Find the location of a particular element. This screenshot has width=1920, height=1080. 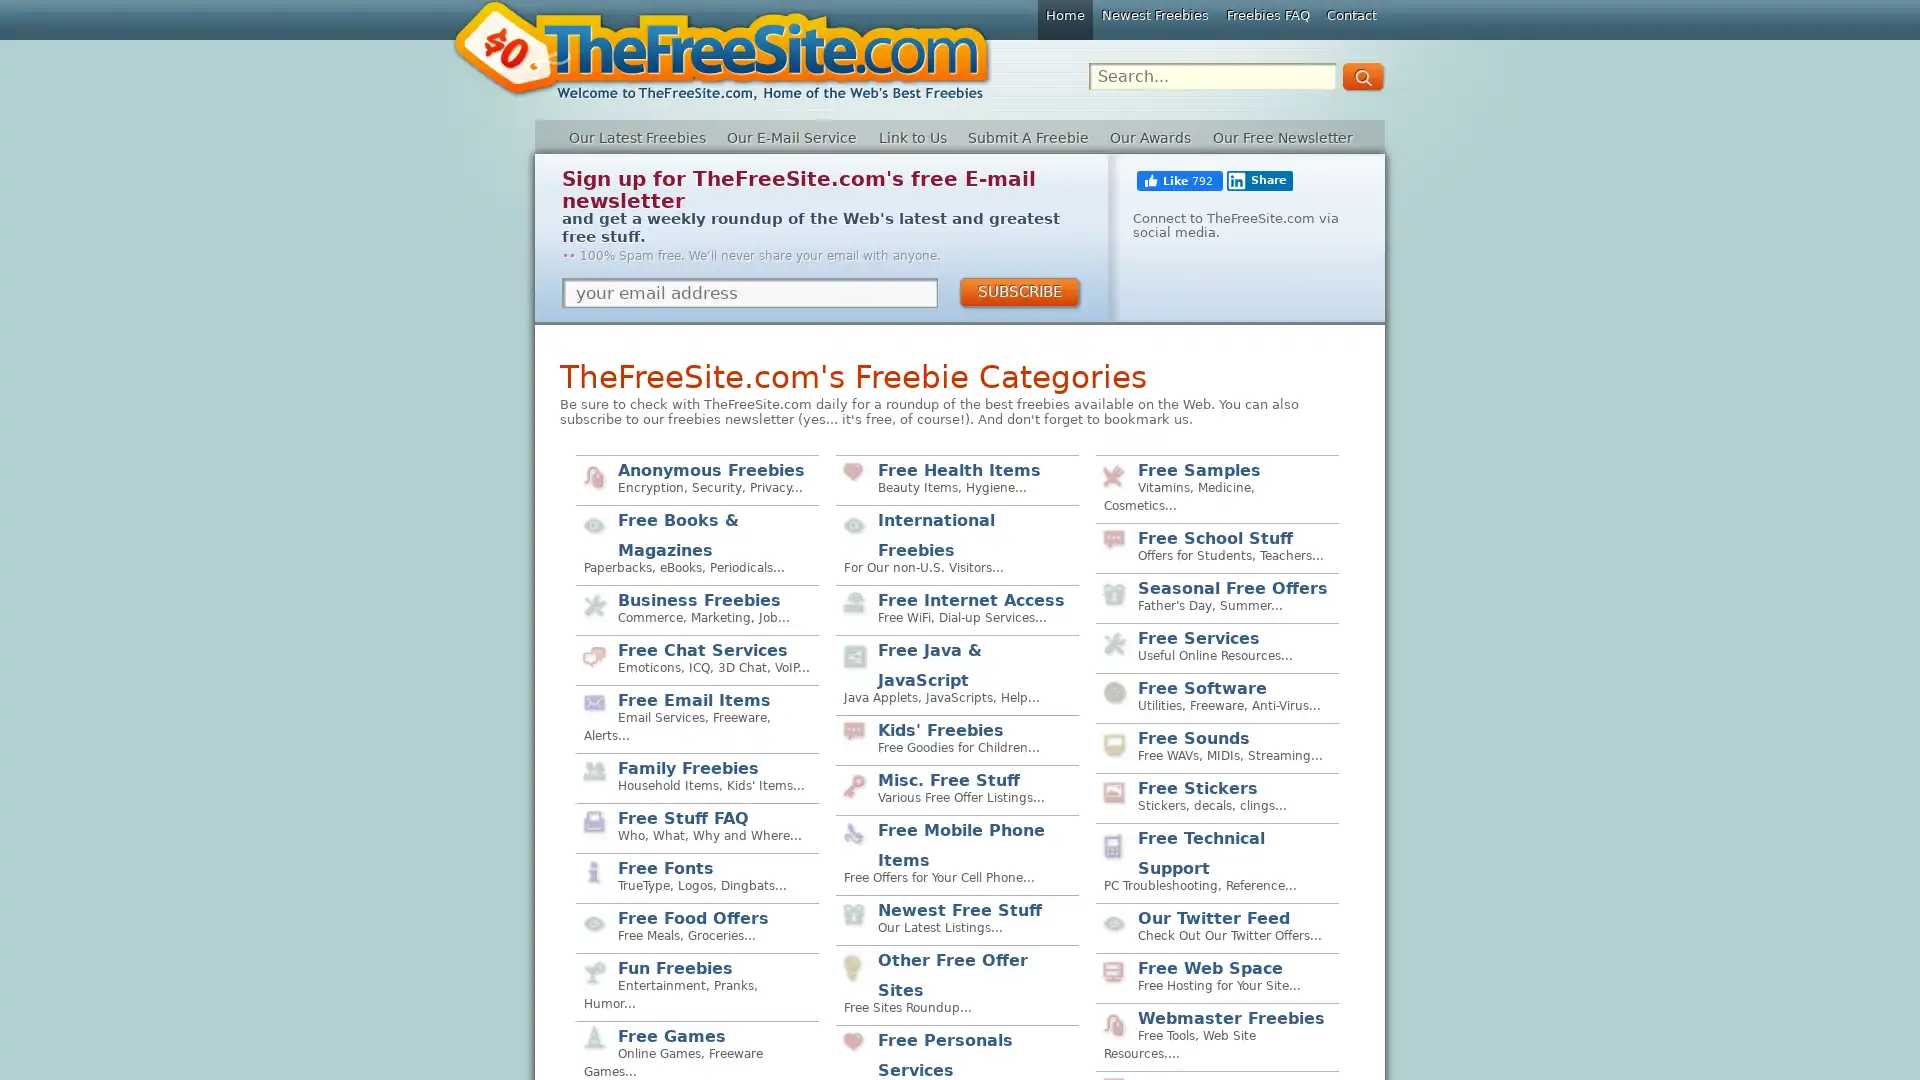

GO is located at coordinates (1362, 75).